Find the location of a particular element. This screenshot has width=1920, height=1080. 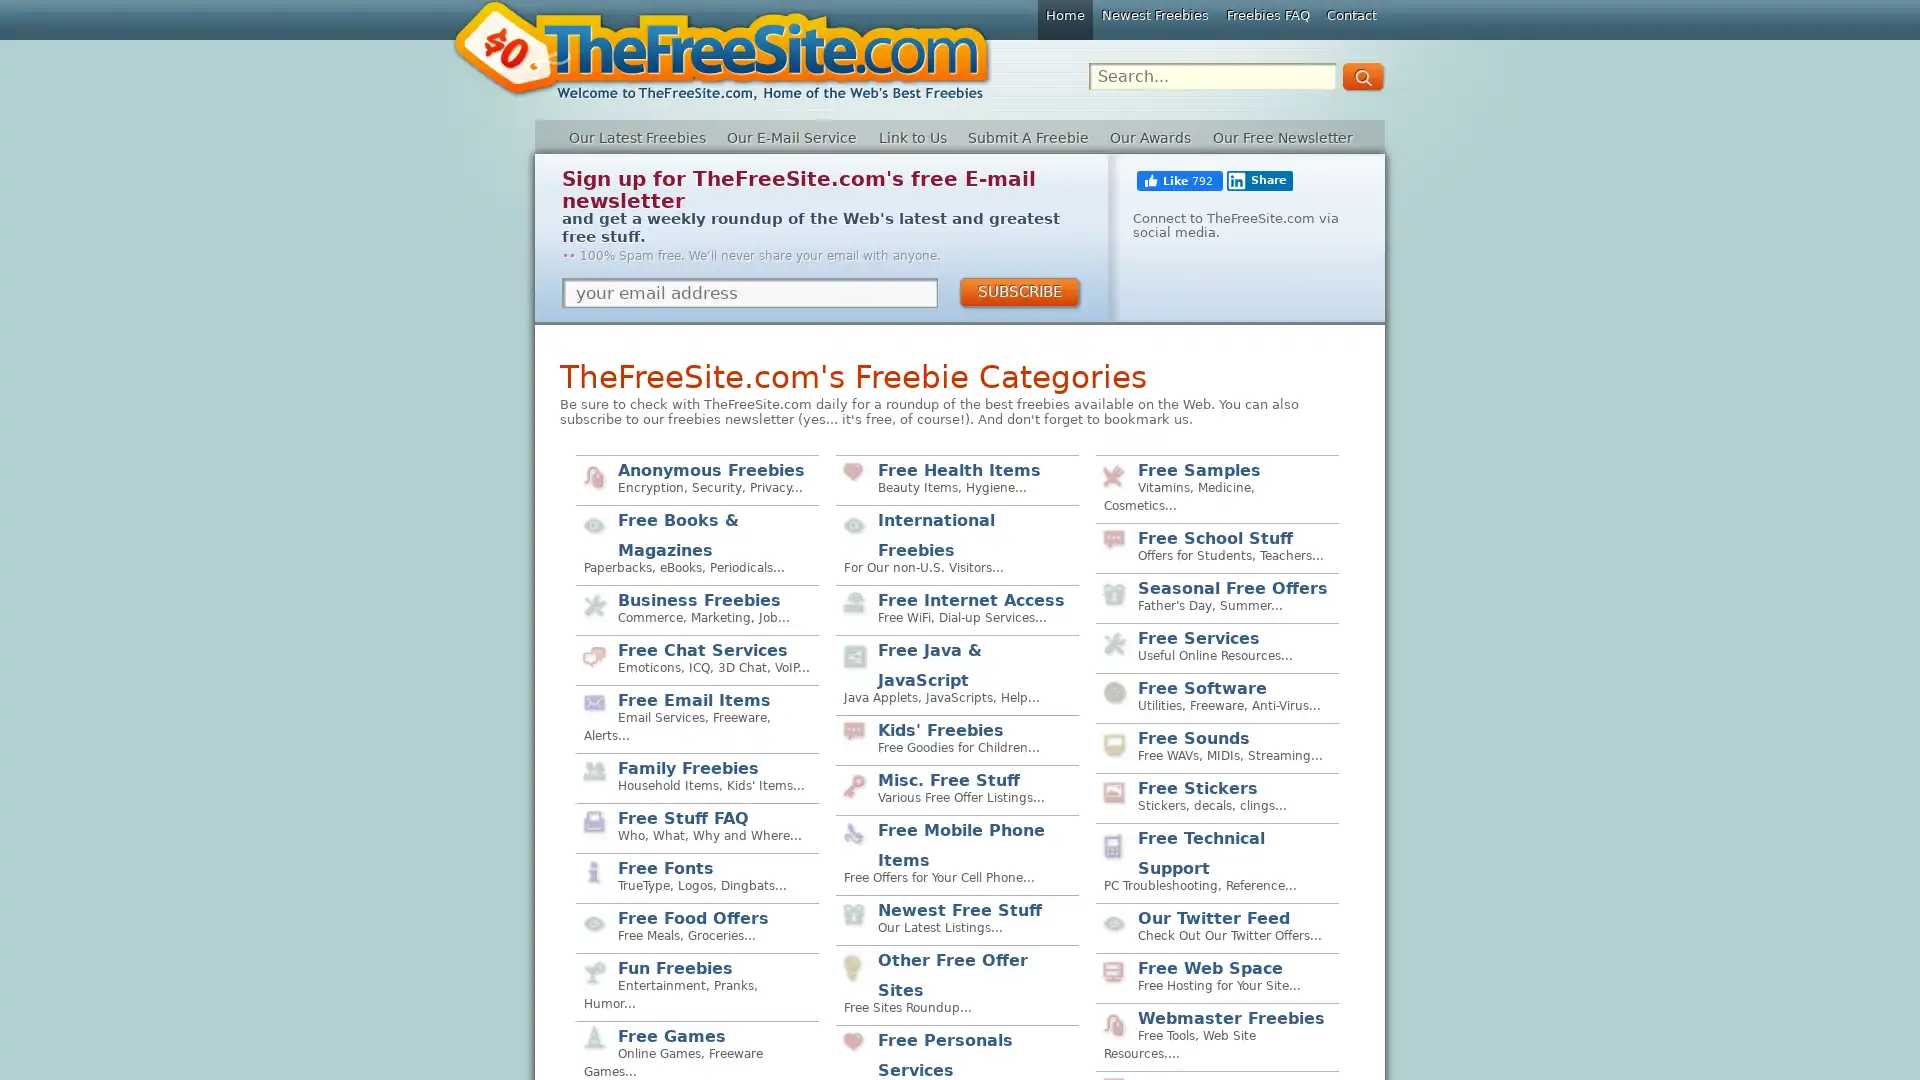

GO is located at coordinates (1362, 75).